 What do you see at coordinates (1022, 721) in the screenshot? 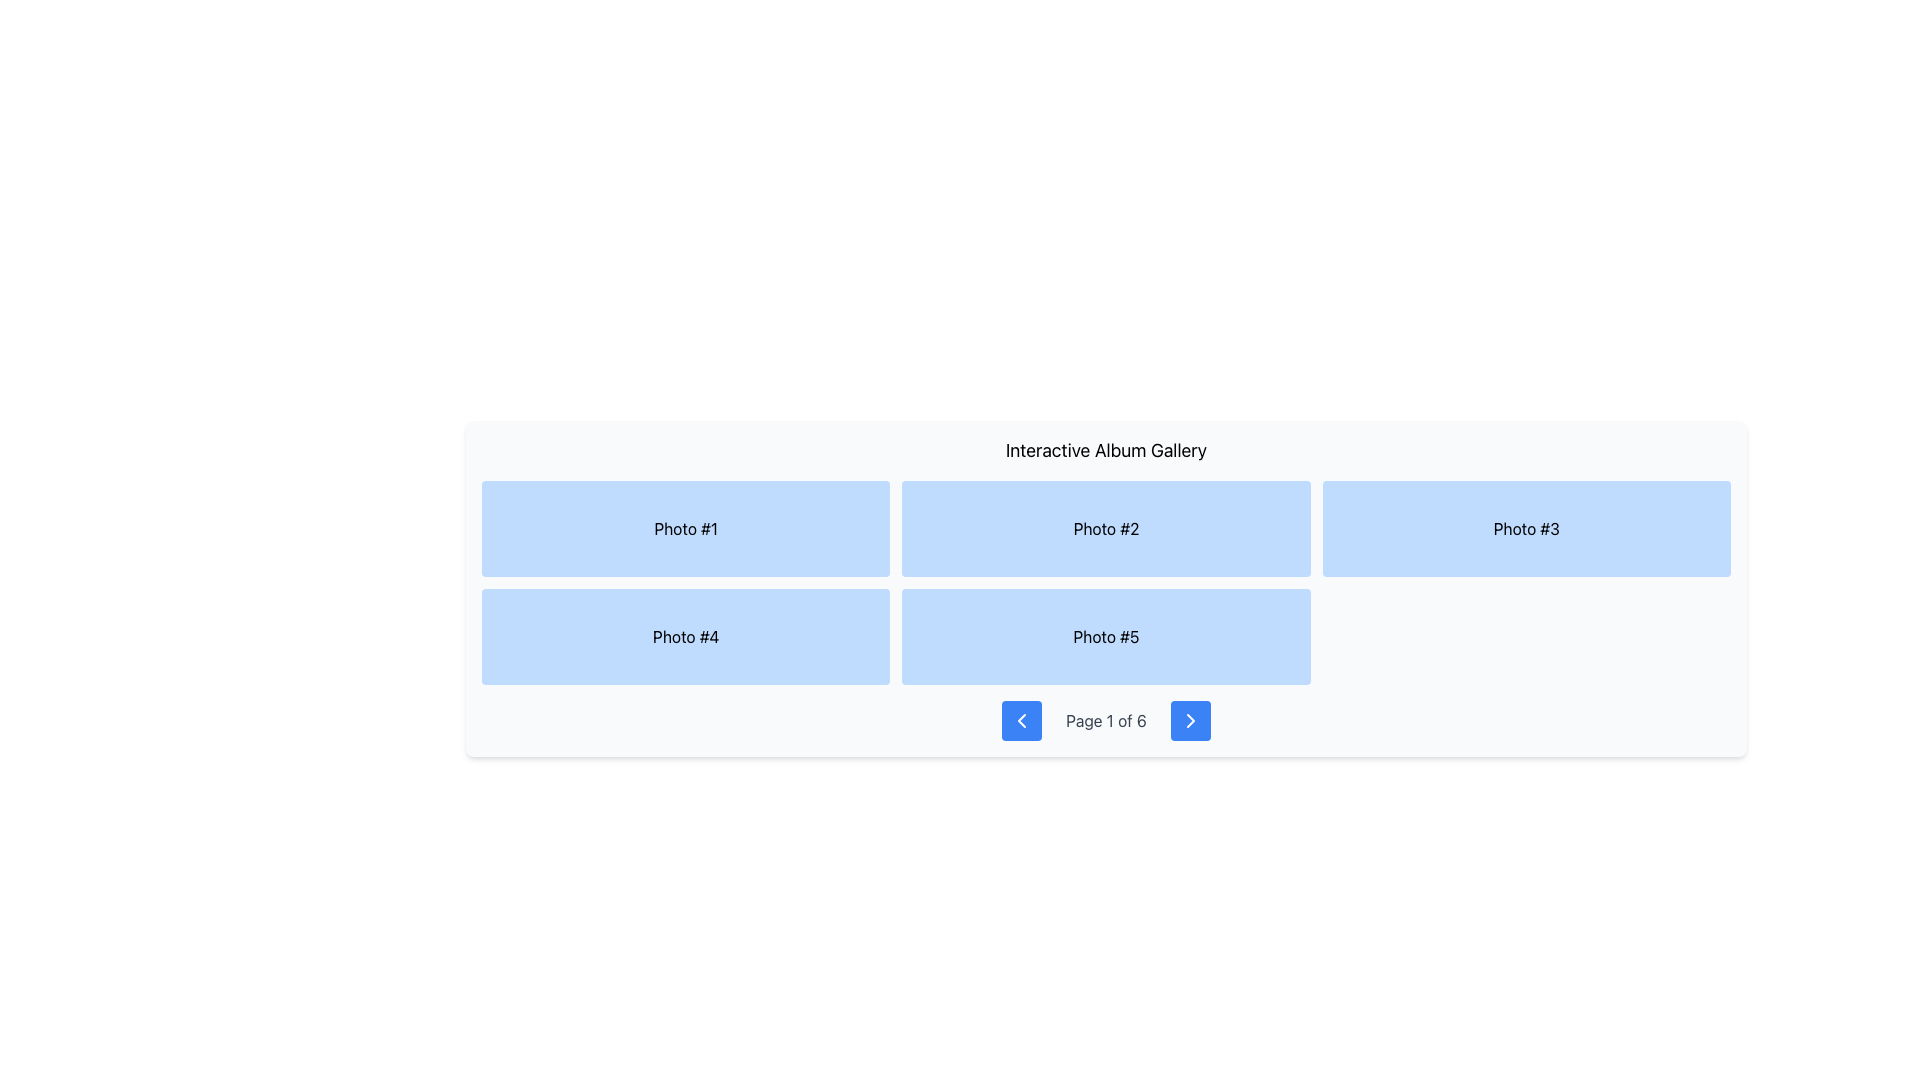
I see `the small left-pointing chevron icon, styled as a thin black outlined arrow, located inside the blue square button at the bottom left corner of the pagination control area` at bounding box center [1022, 721].